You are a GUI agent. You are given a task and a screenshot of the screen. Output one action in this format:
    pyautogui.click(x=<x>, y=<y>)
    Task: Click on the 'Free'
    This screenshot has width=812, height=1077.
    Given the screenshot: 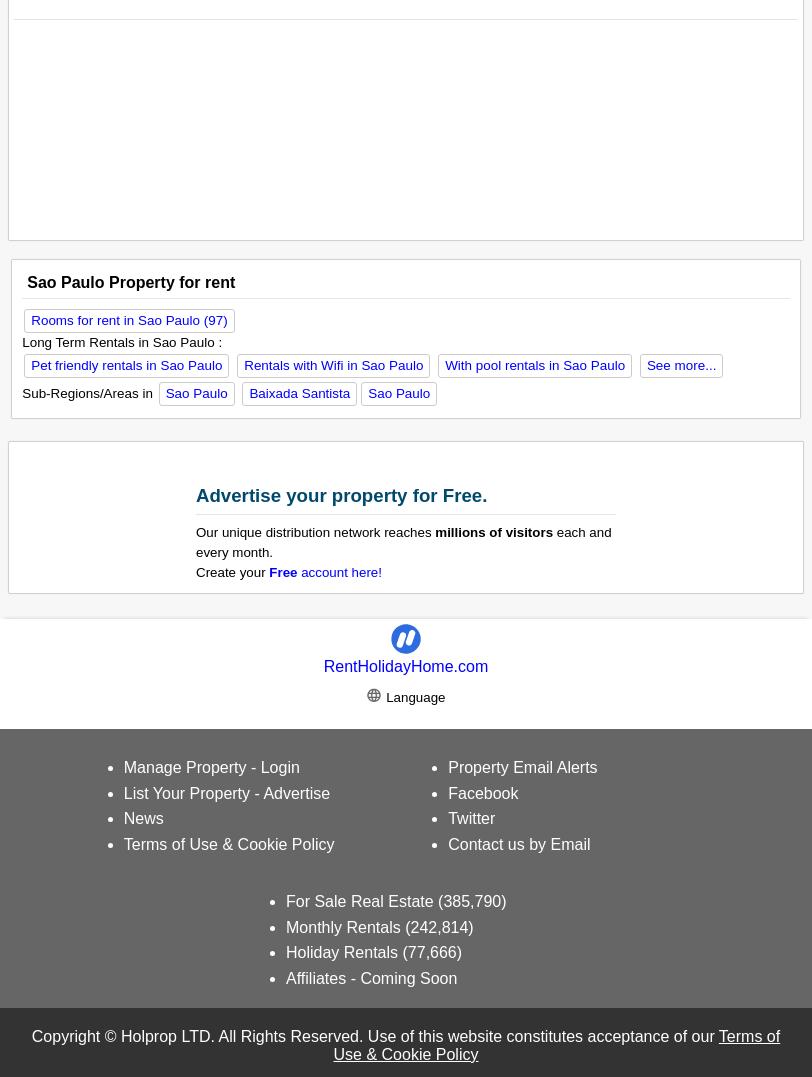 What is the action you would take?
    pyautogui.click(x=269, y=571)
    